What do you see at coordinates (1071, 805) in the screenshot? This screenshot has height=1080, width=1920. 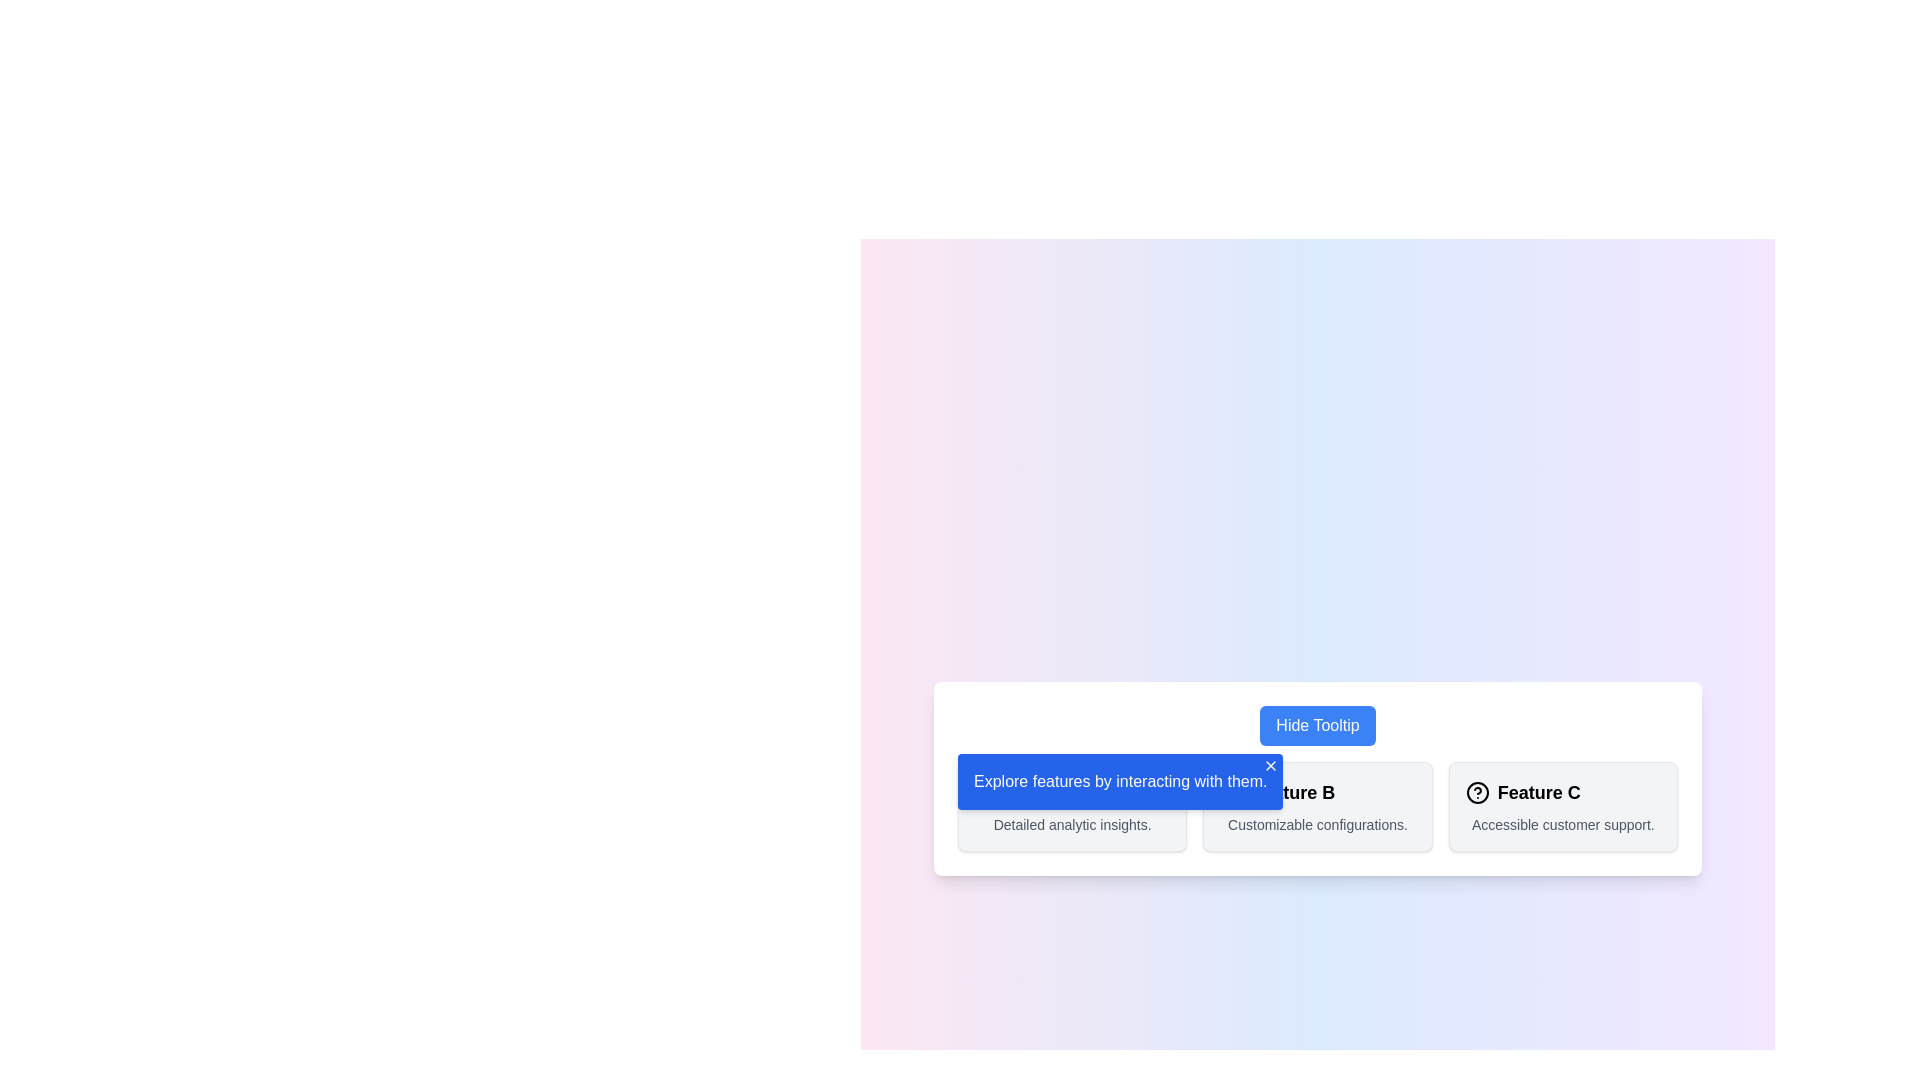 I see `the Card element containing a title and feature description, located in the leftmost column beneath the tooltip 'Explore features by interacting with them.'` at bounding box center [1071, 805].